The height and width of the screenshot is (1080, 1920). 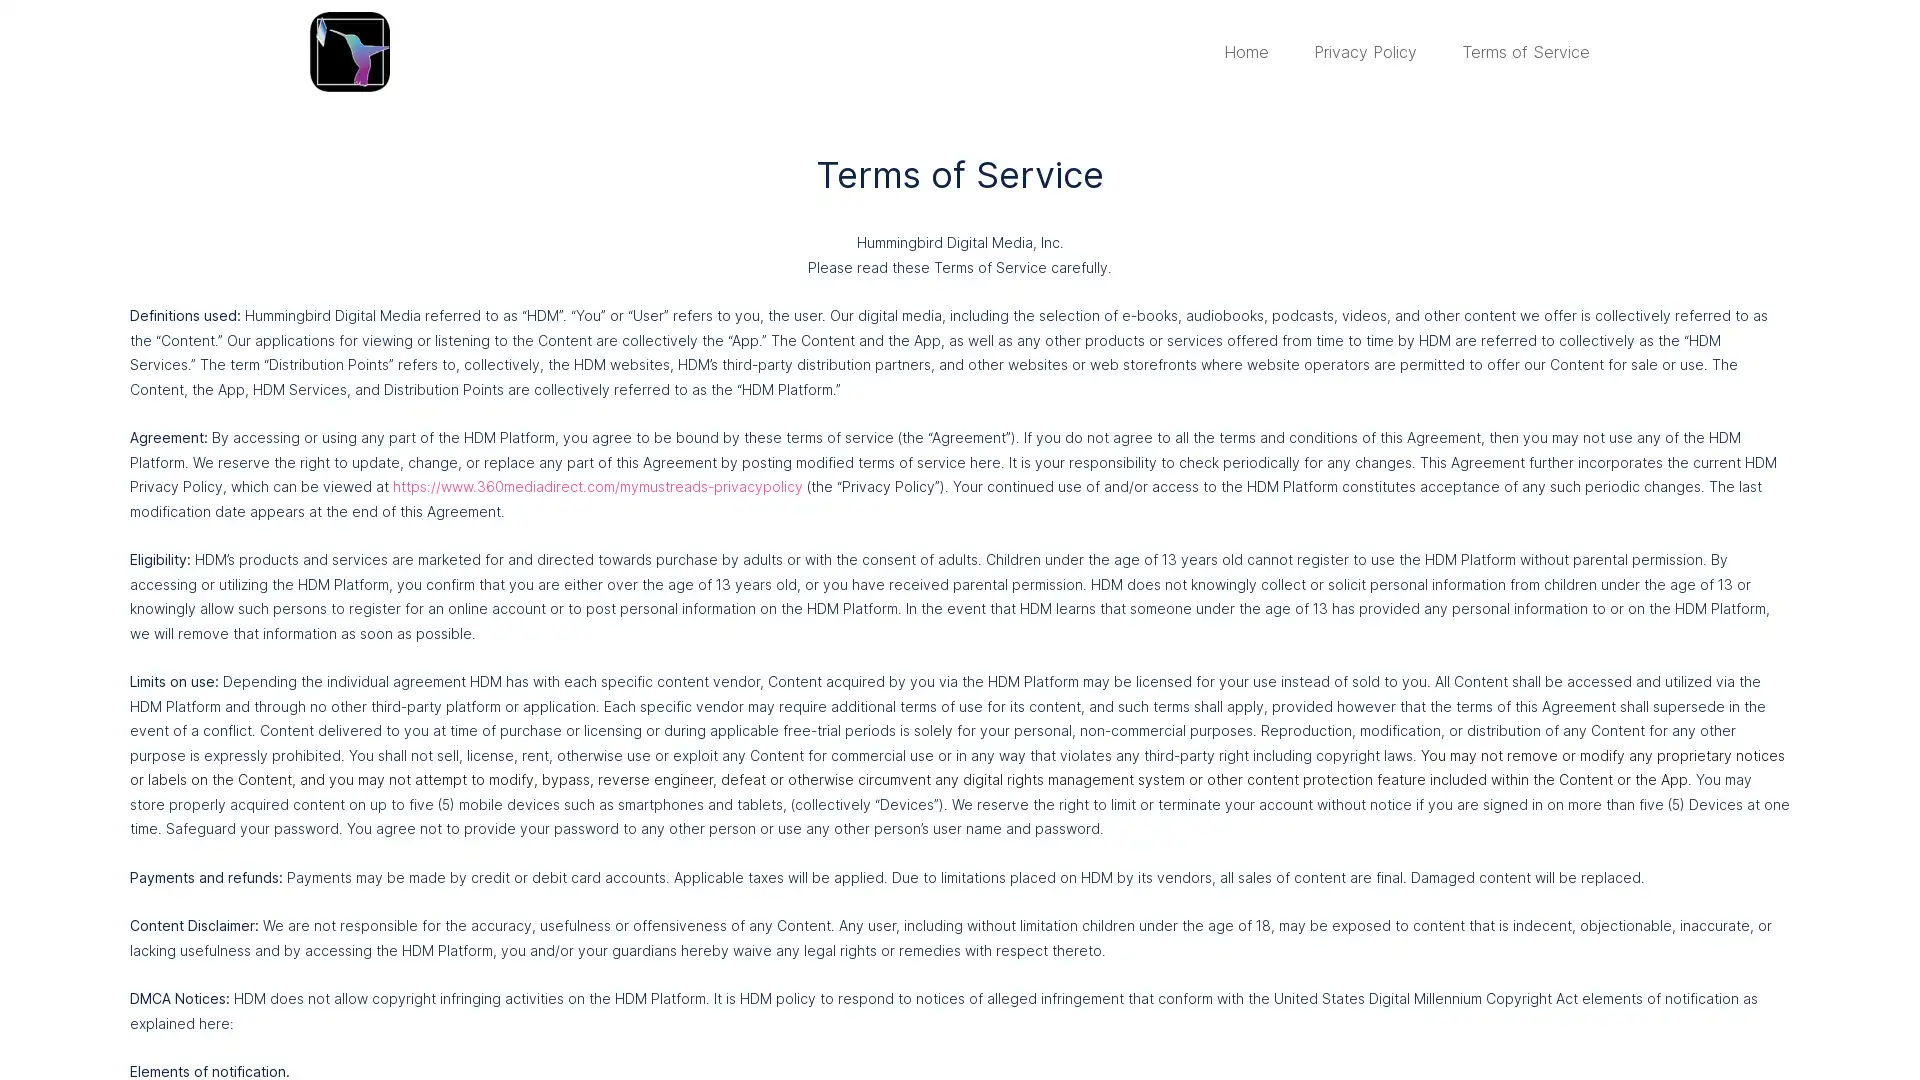 I want to click on Close, so click(x=1873, y=1036).